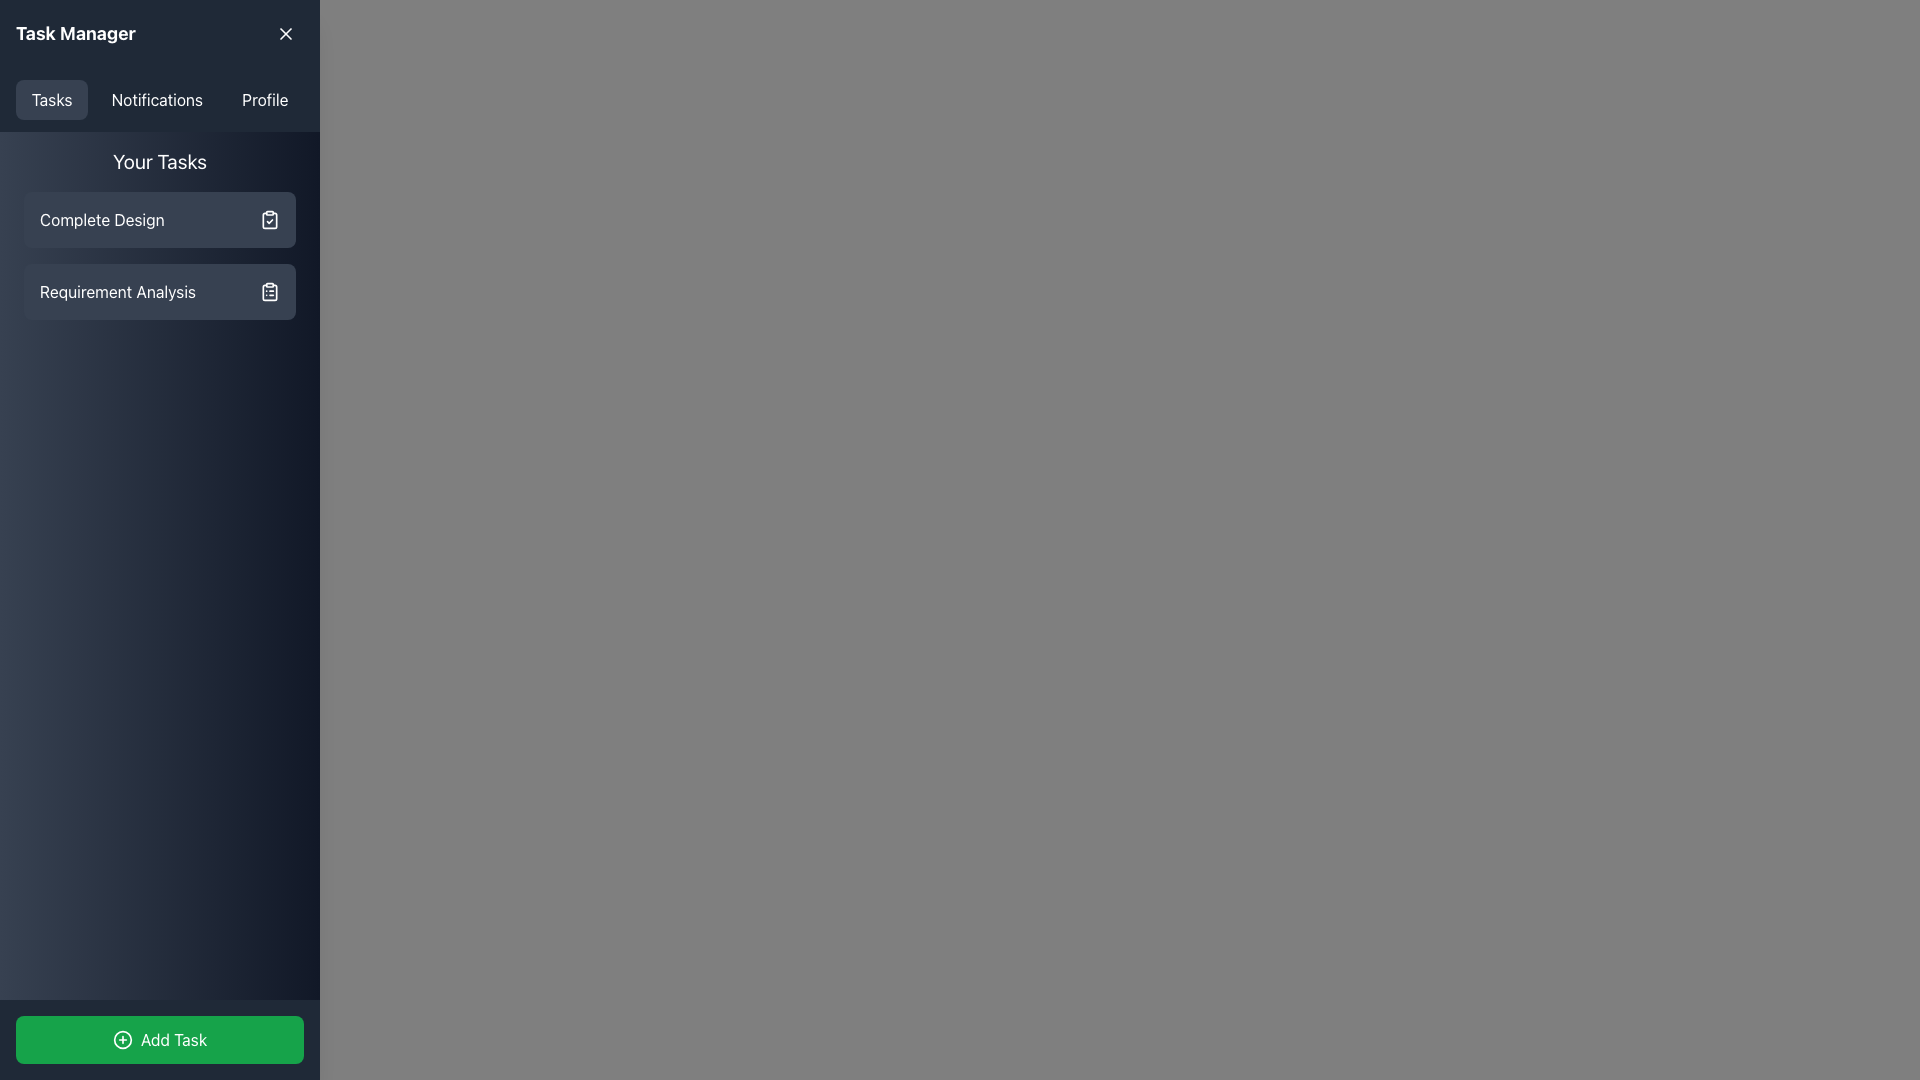 The image size is (1920, 1080). What do you see at coordinates (264, 100) in the screenshot?
I see `the 'Profile' button located in the top section of the sidebar, which is the third button in a horizontal group of three` at bounding box center [264, 100].